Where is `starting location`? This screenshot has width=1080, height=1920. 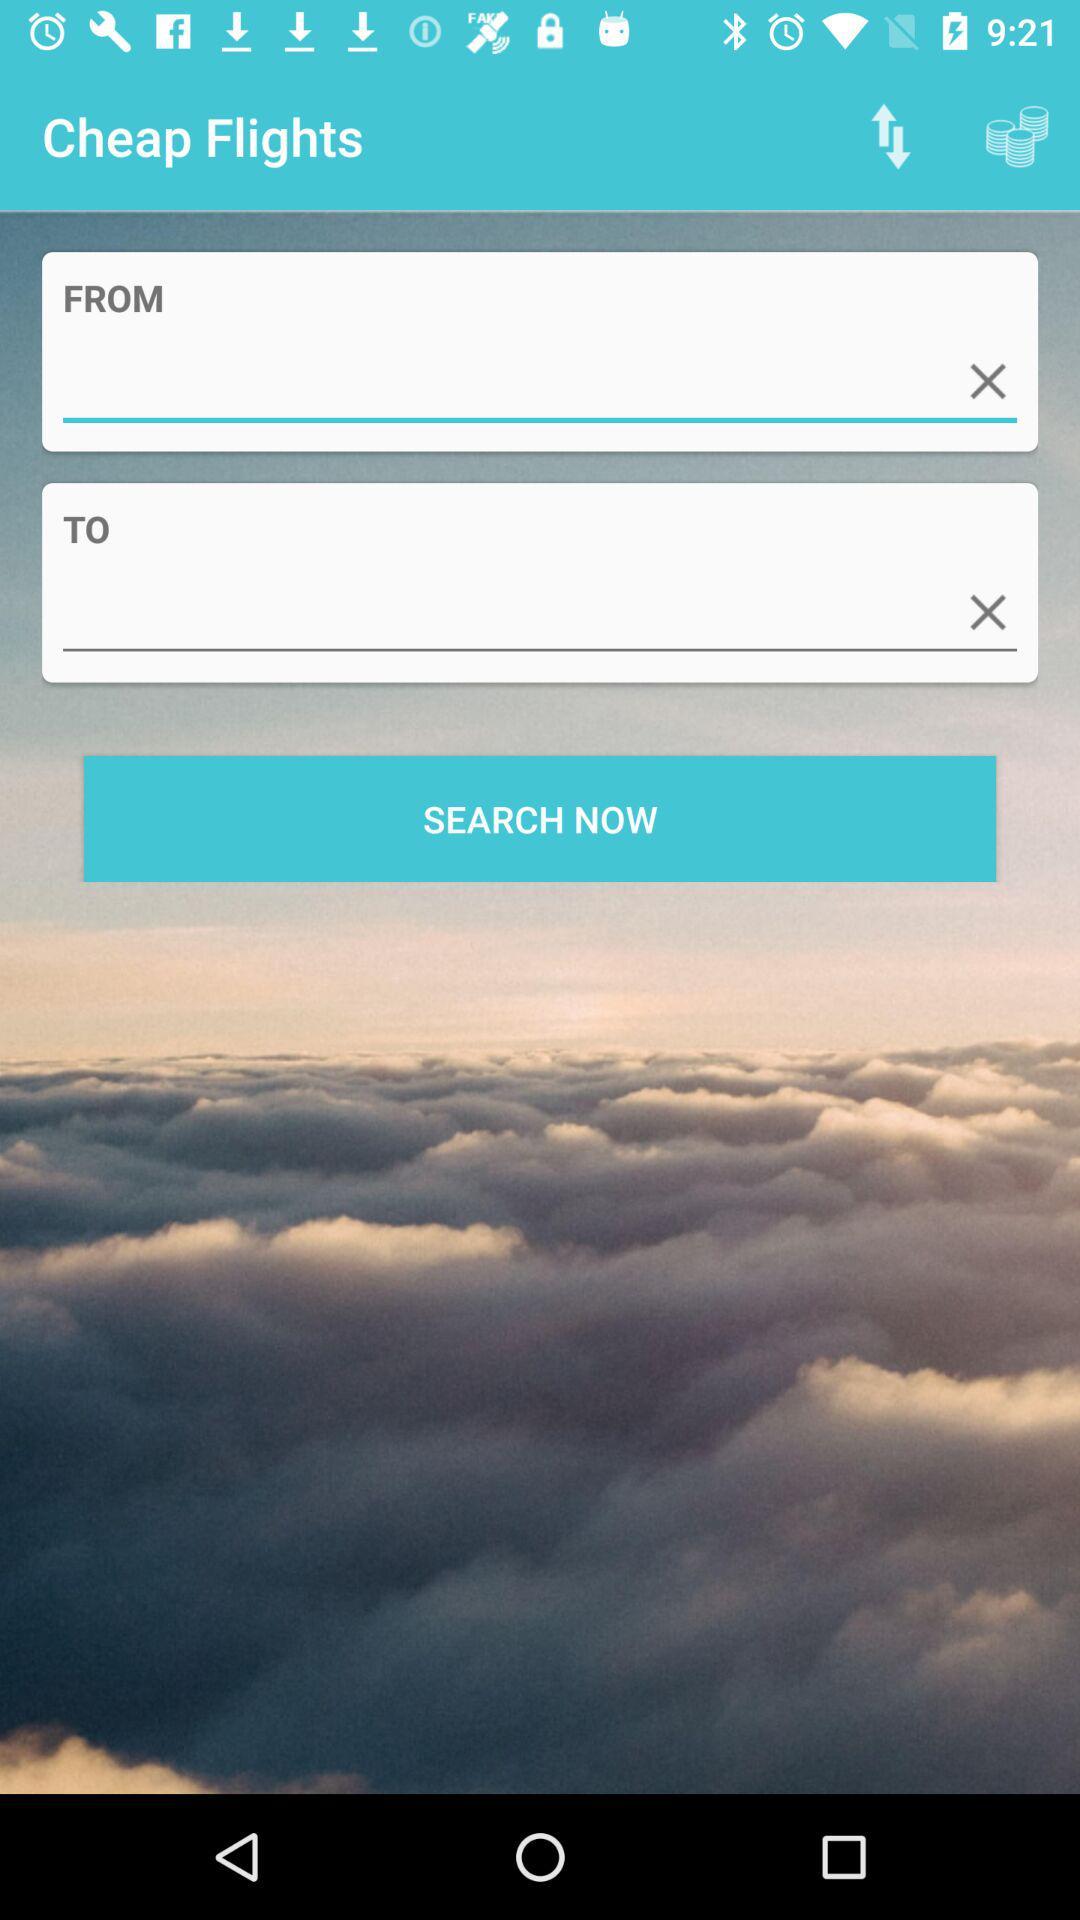 starting location is located at coordinates (540, 381).